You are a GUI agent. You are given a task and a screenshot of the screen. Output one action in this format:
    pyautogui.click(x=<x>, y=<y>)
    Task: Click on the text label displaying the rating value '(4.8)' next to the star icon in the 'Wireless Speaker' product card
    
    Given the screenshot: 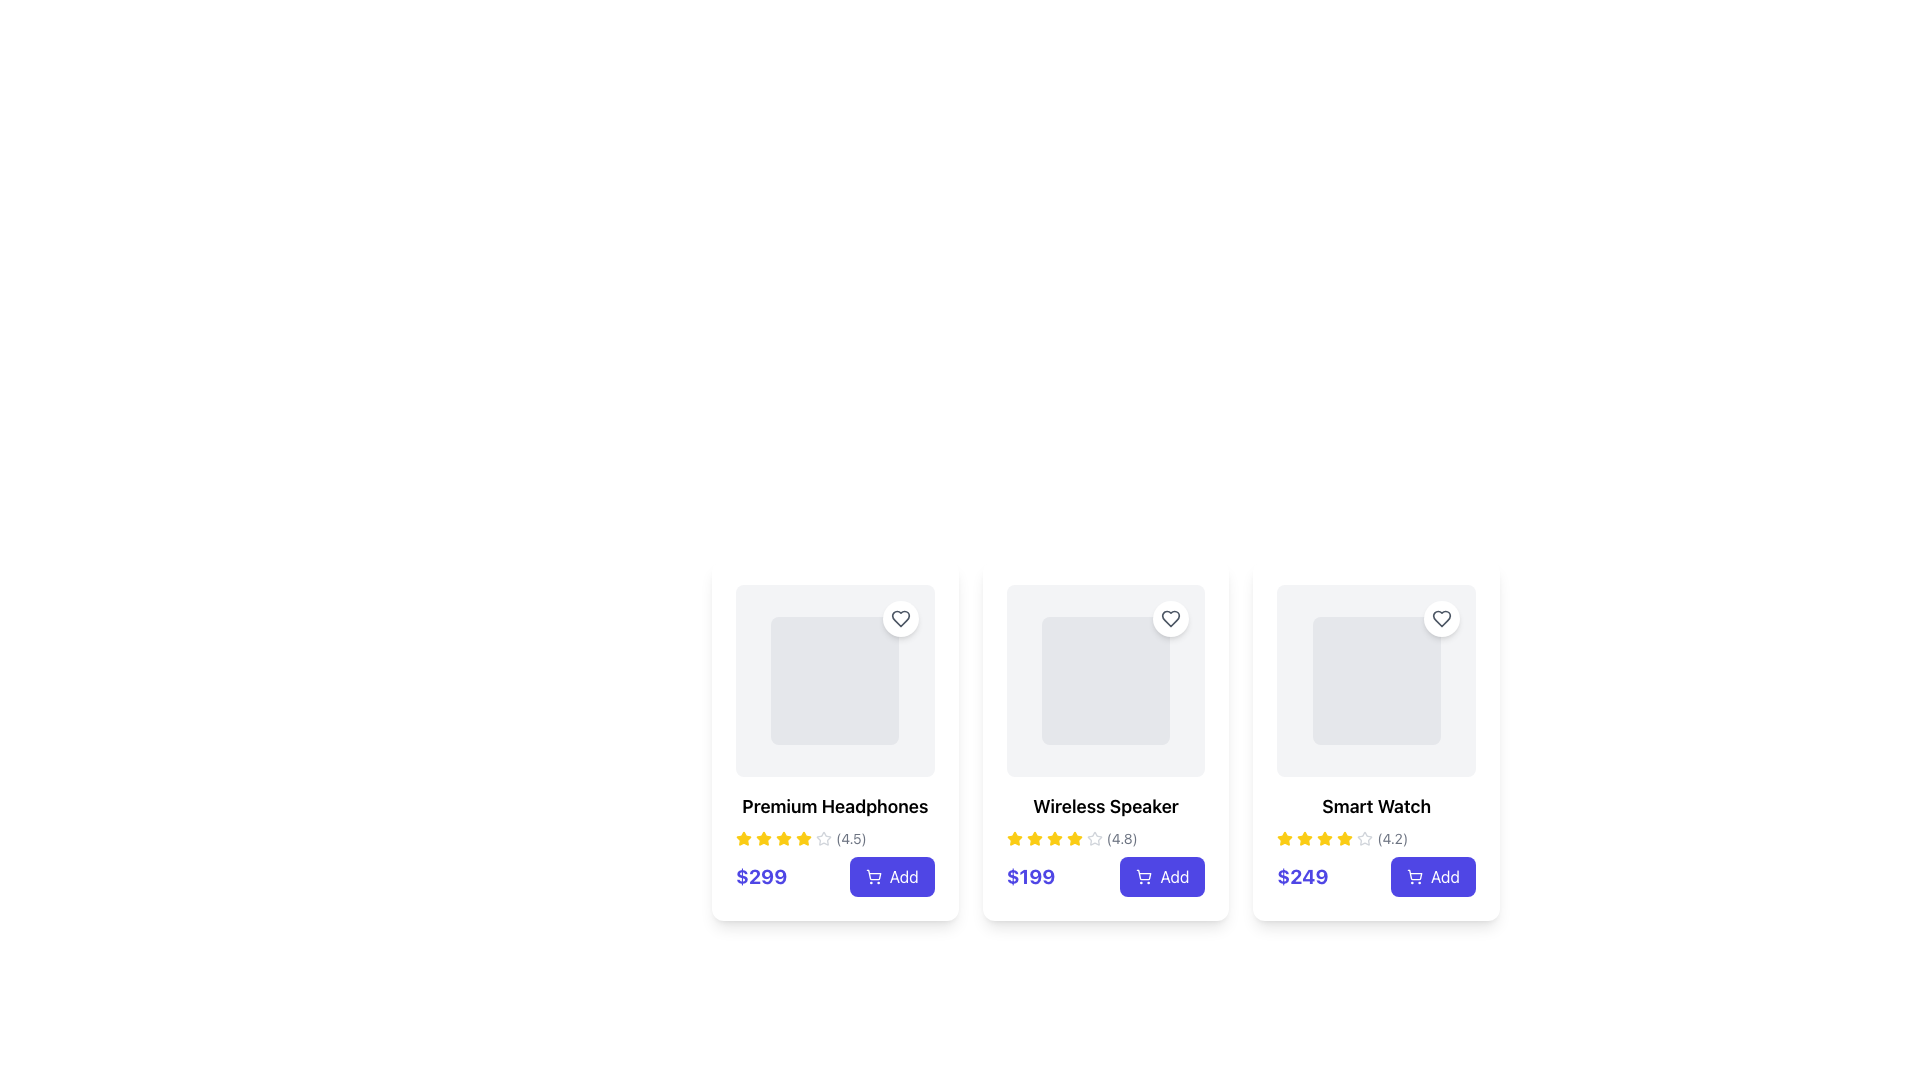 What is the action you would take?
    pyautogui.click(x=1122, y=839)
    